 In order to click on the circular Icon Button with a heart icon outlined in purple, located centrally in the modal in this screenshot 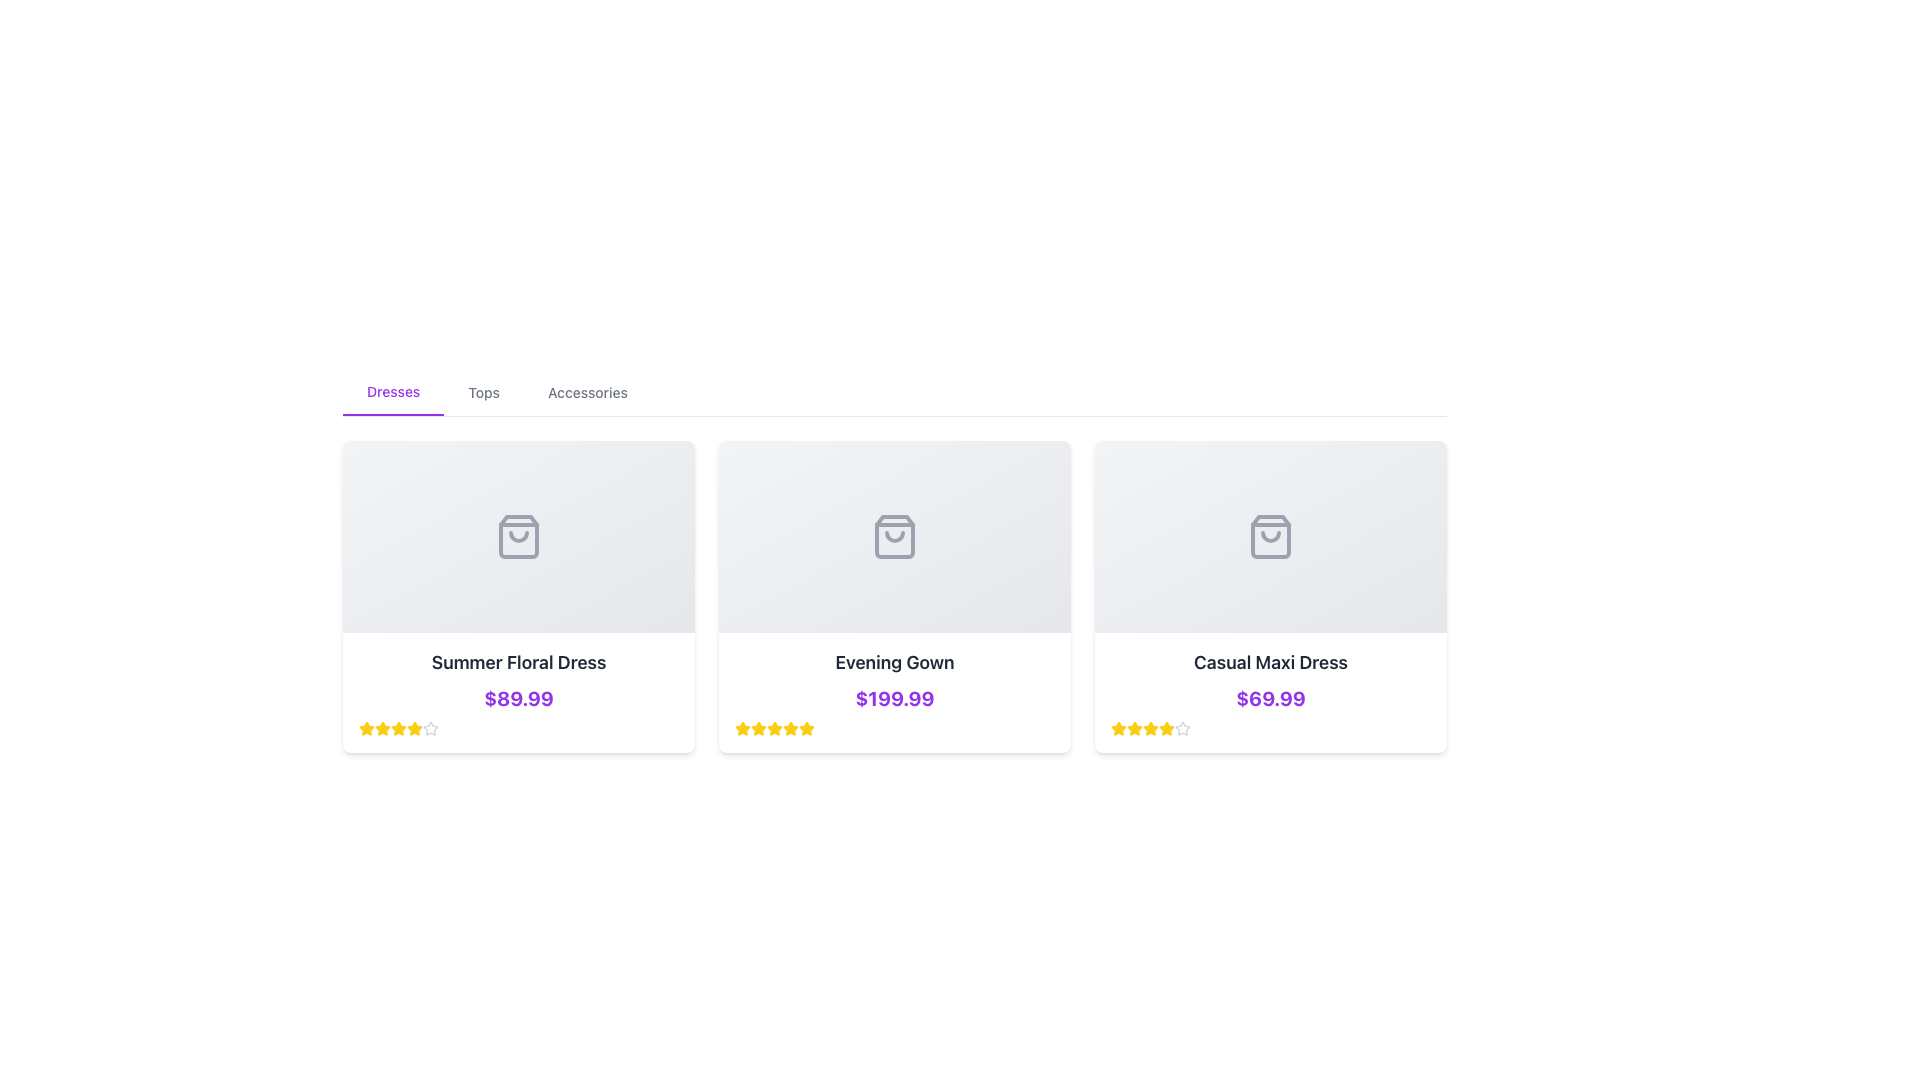, I will do `click(493, 596)`.